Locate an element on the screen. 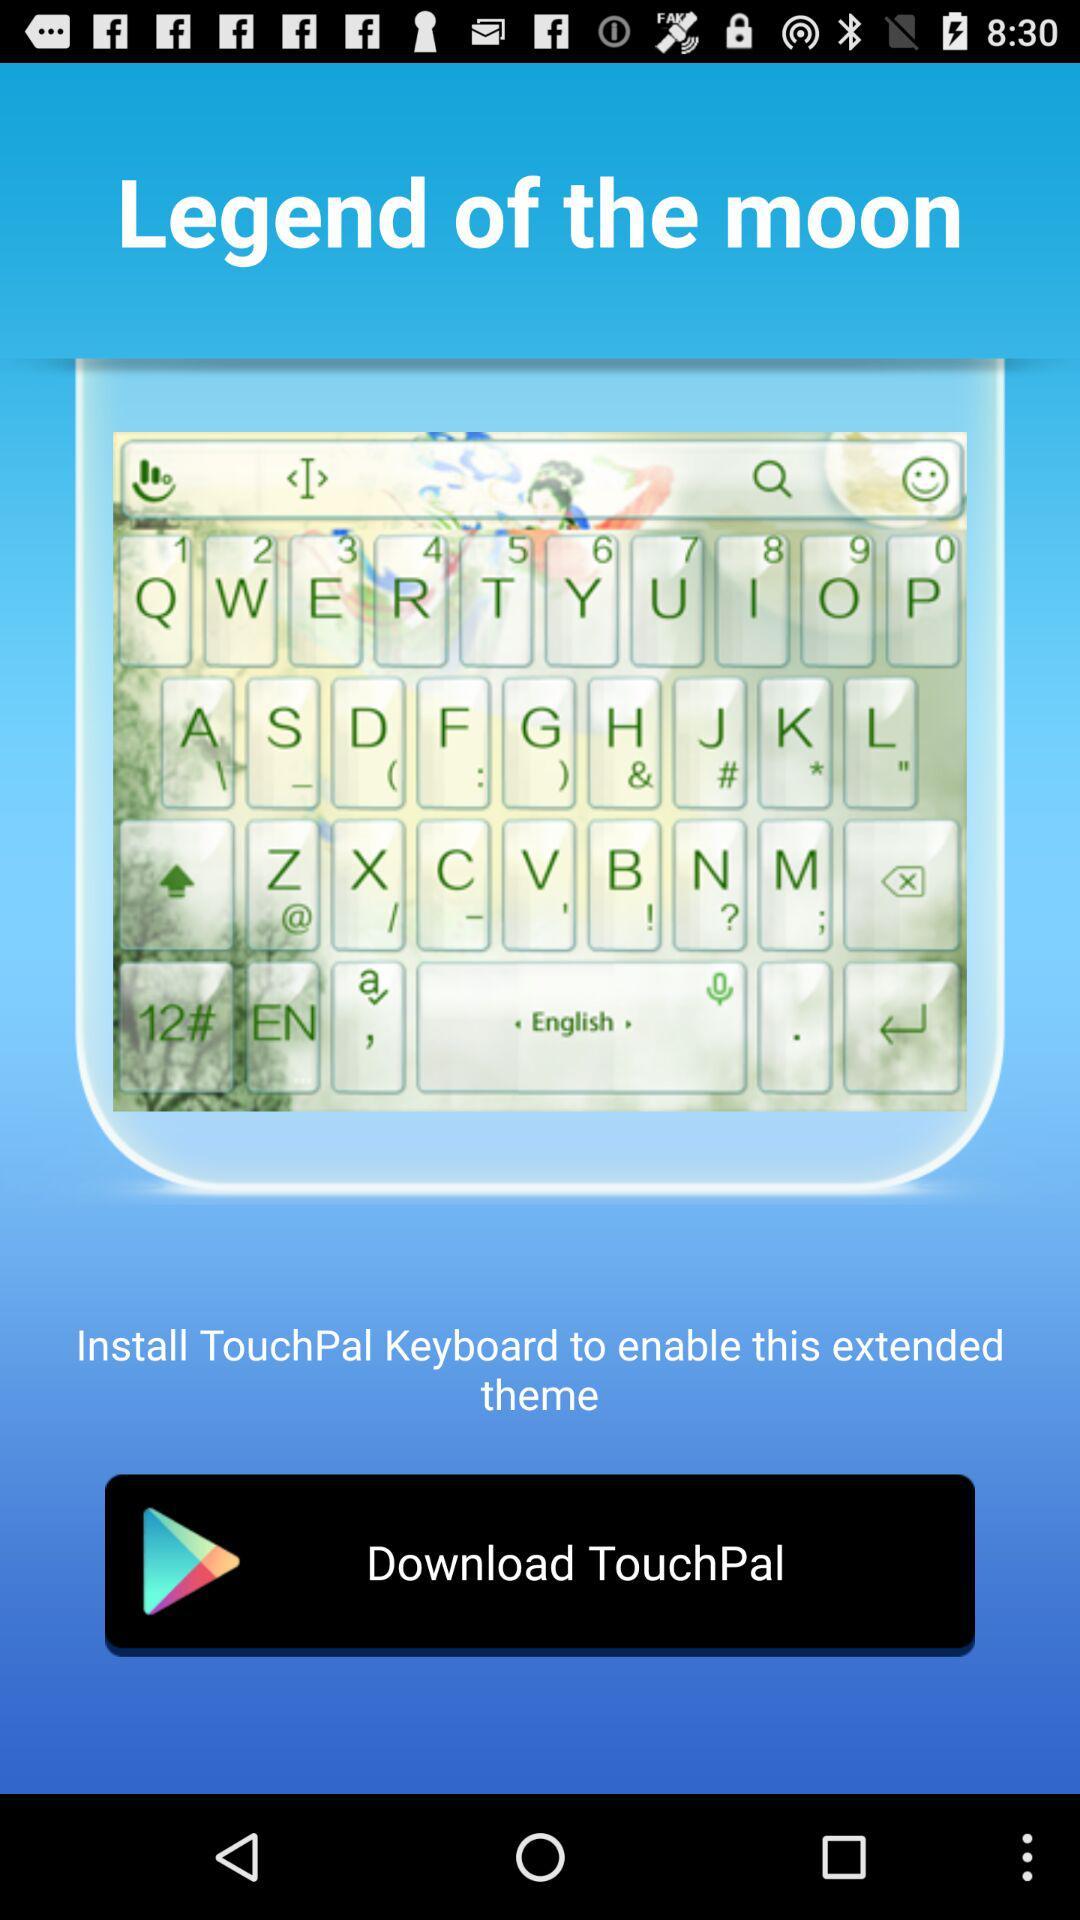 The width and height of the screenshot is (1080, 1920). the download touchpal icon is located at coordinates (540, 1564).